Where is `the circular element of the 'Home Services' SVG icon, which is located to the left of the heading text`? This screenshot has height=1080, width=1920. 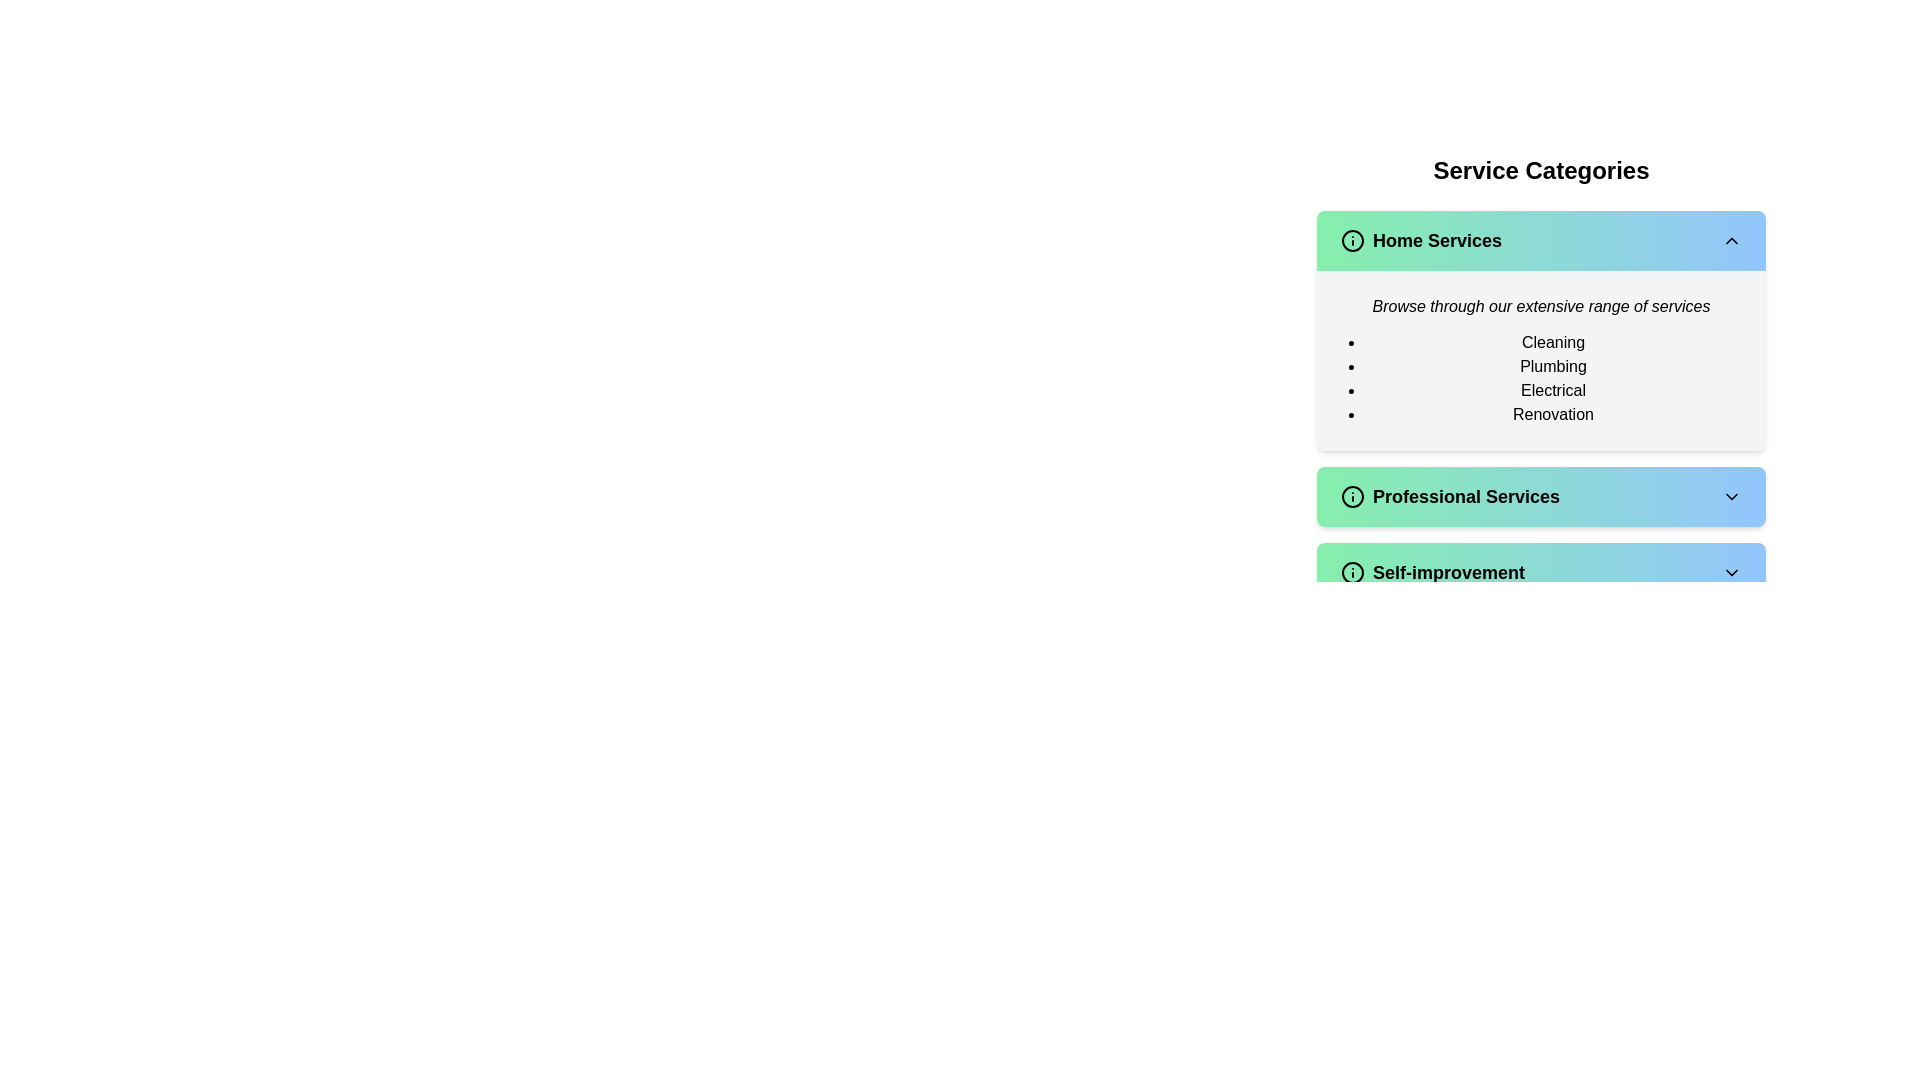
the circular element of the 'Home Services' SVG icon, which is located to the left of the heading text is located at coordinates (1353, 239).